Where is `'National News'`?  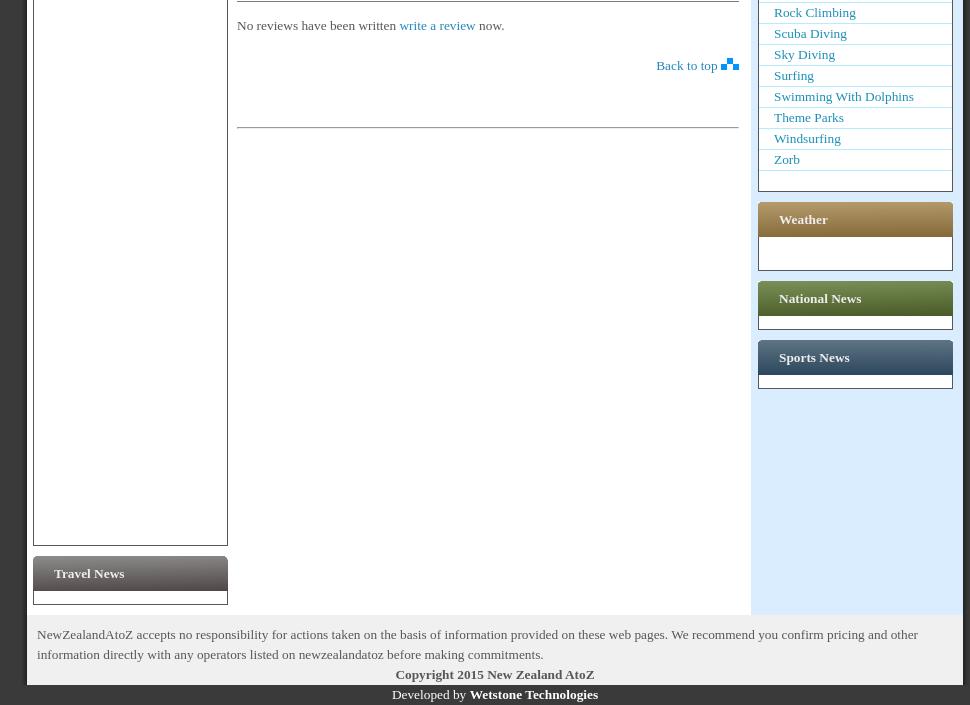 'National News' is located at coordinates (820, 297).